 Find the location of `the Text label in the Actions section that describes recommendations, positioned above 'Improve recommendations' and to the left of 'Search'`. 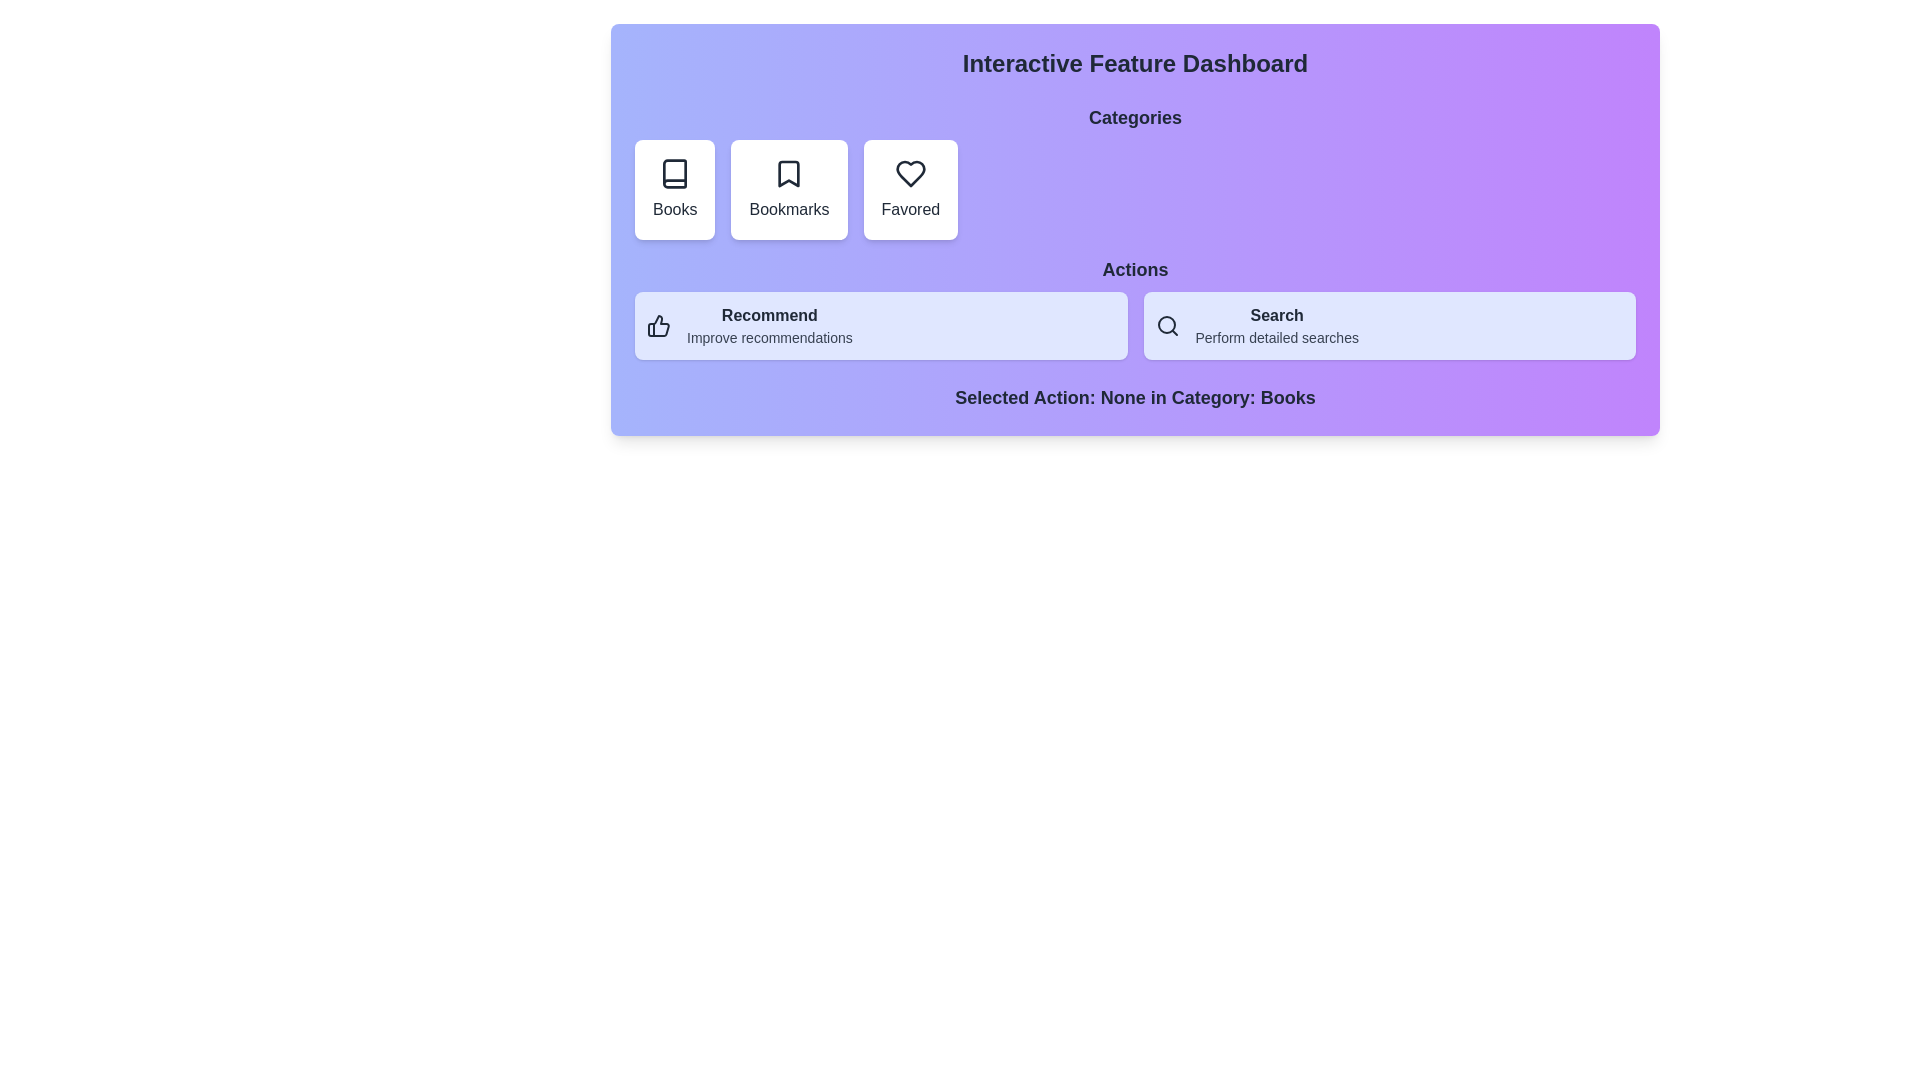

the Text label in the Actions section that describes recommendations, positioned above 'Improve recommendations' and to the left of 'Search' is located at coordinates (768, 315).